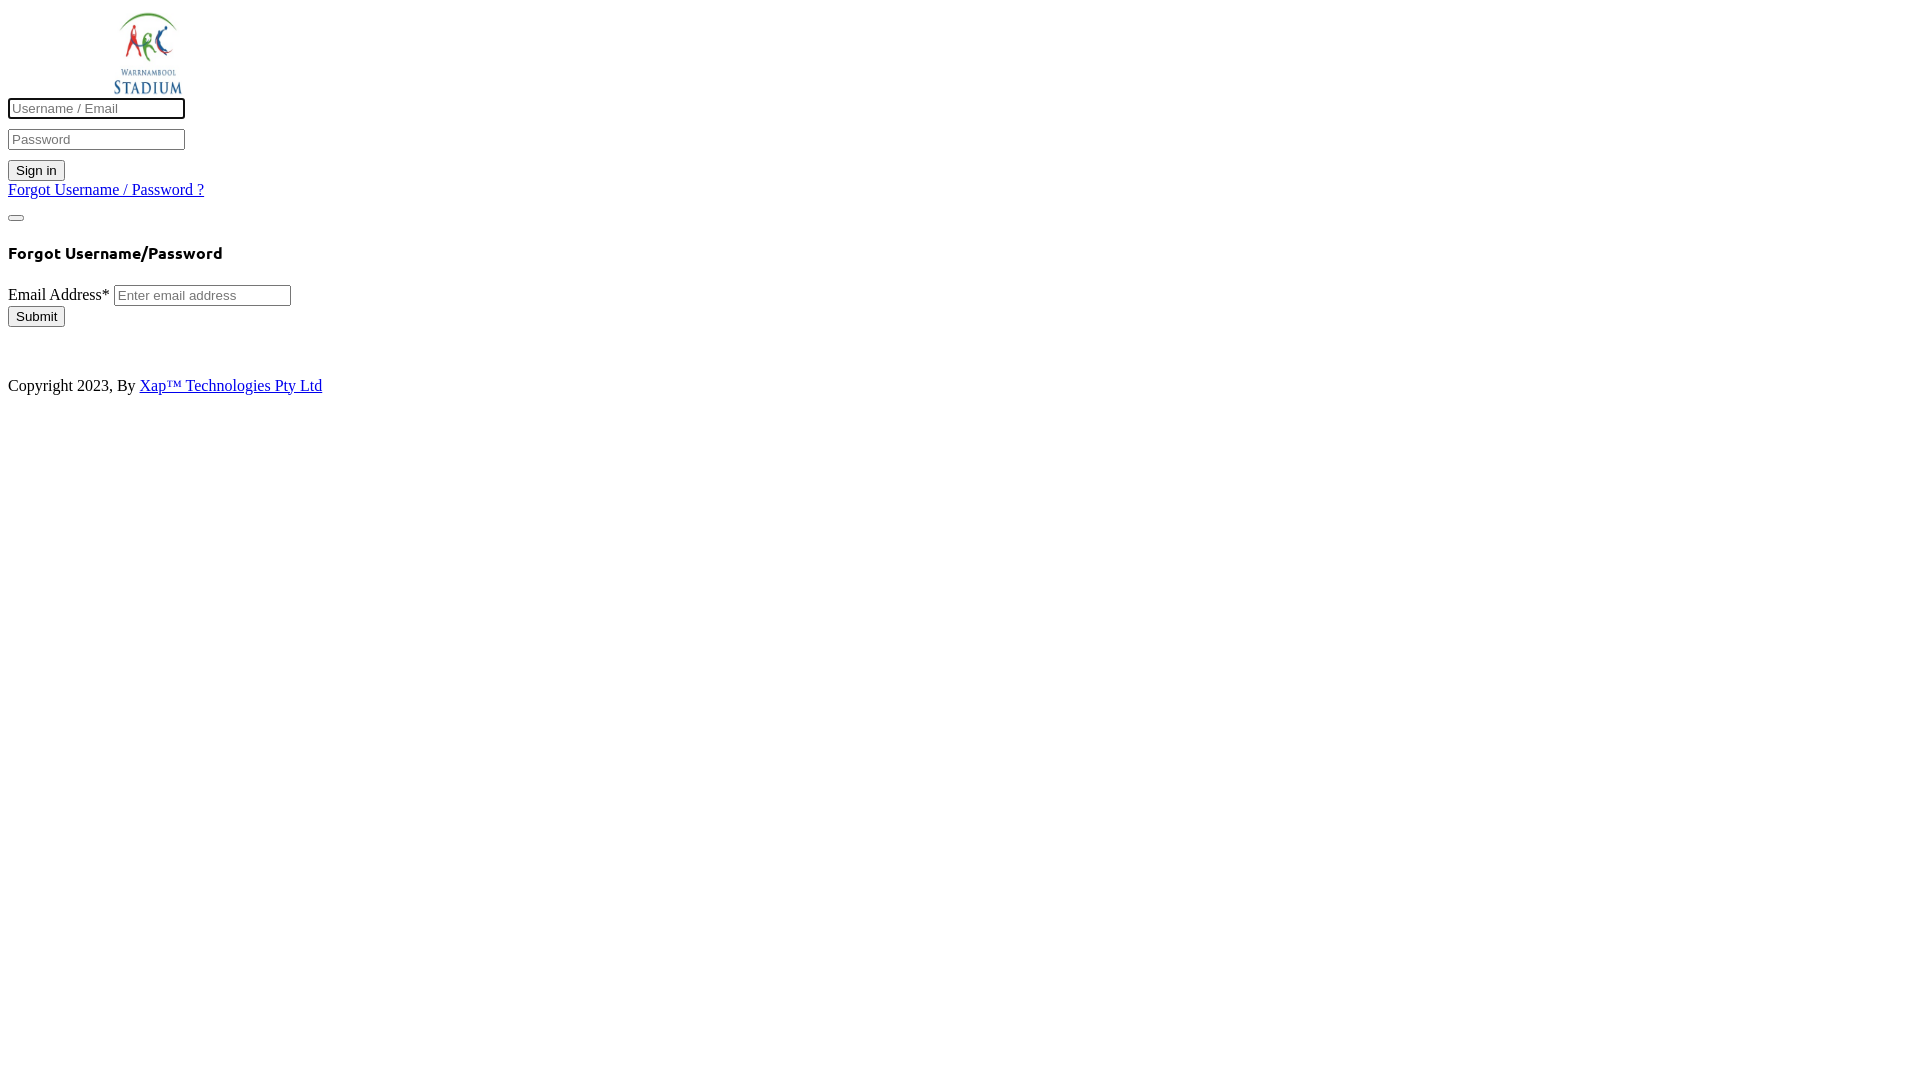 The height and width of the screenshot is (1080, 1920). What do you see at coordinates (8, 315) in the screenshot?
I see `'Submit'` at bounding box center [8, 315].